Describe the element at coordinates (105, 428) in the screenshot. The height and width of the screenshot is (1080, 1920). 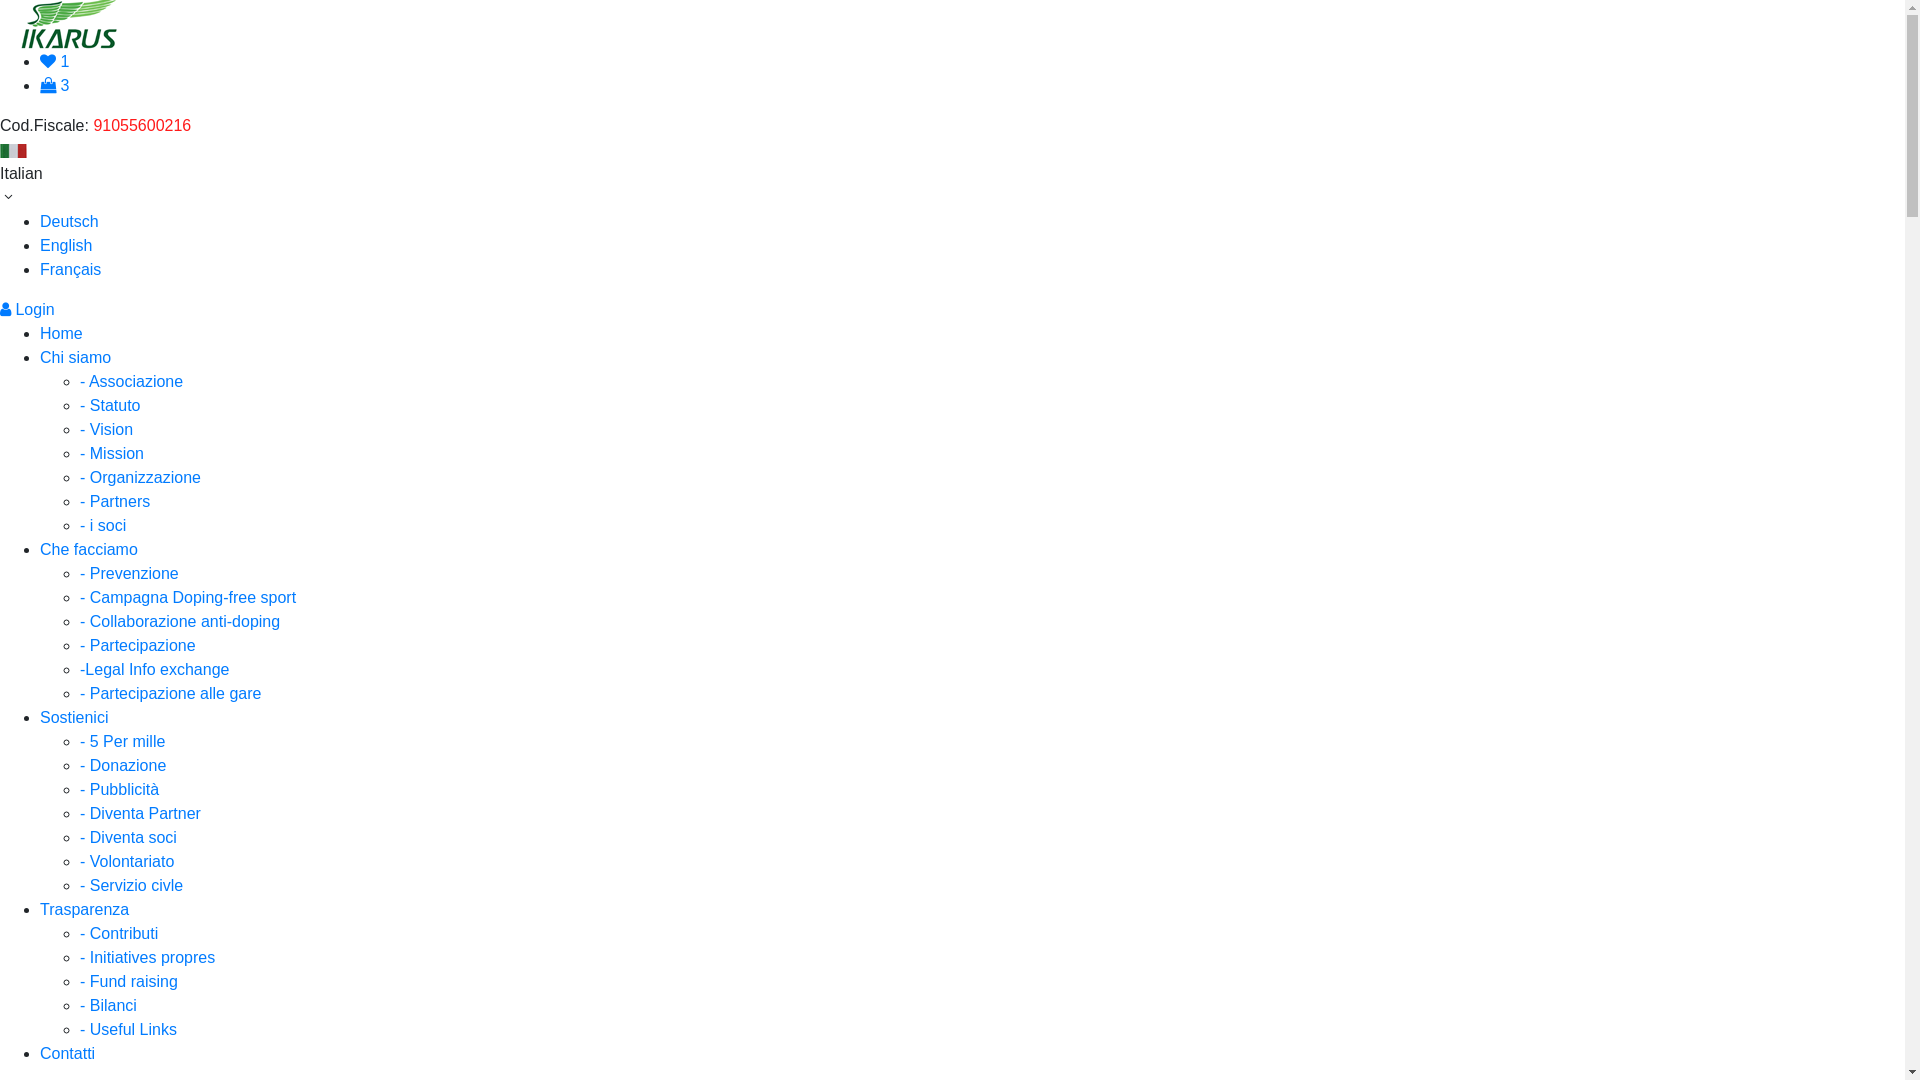
I see `'- Vision'` at that location.